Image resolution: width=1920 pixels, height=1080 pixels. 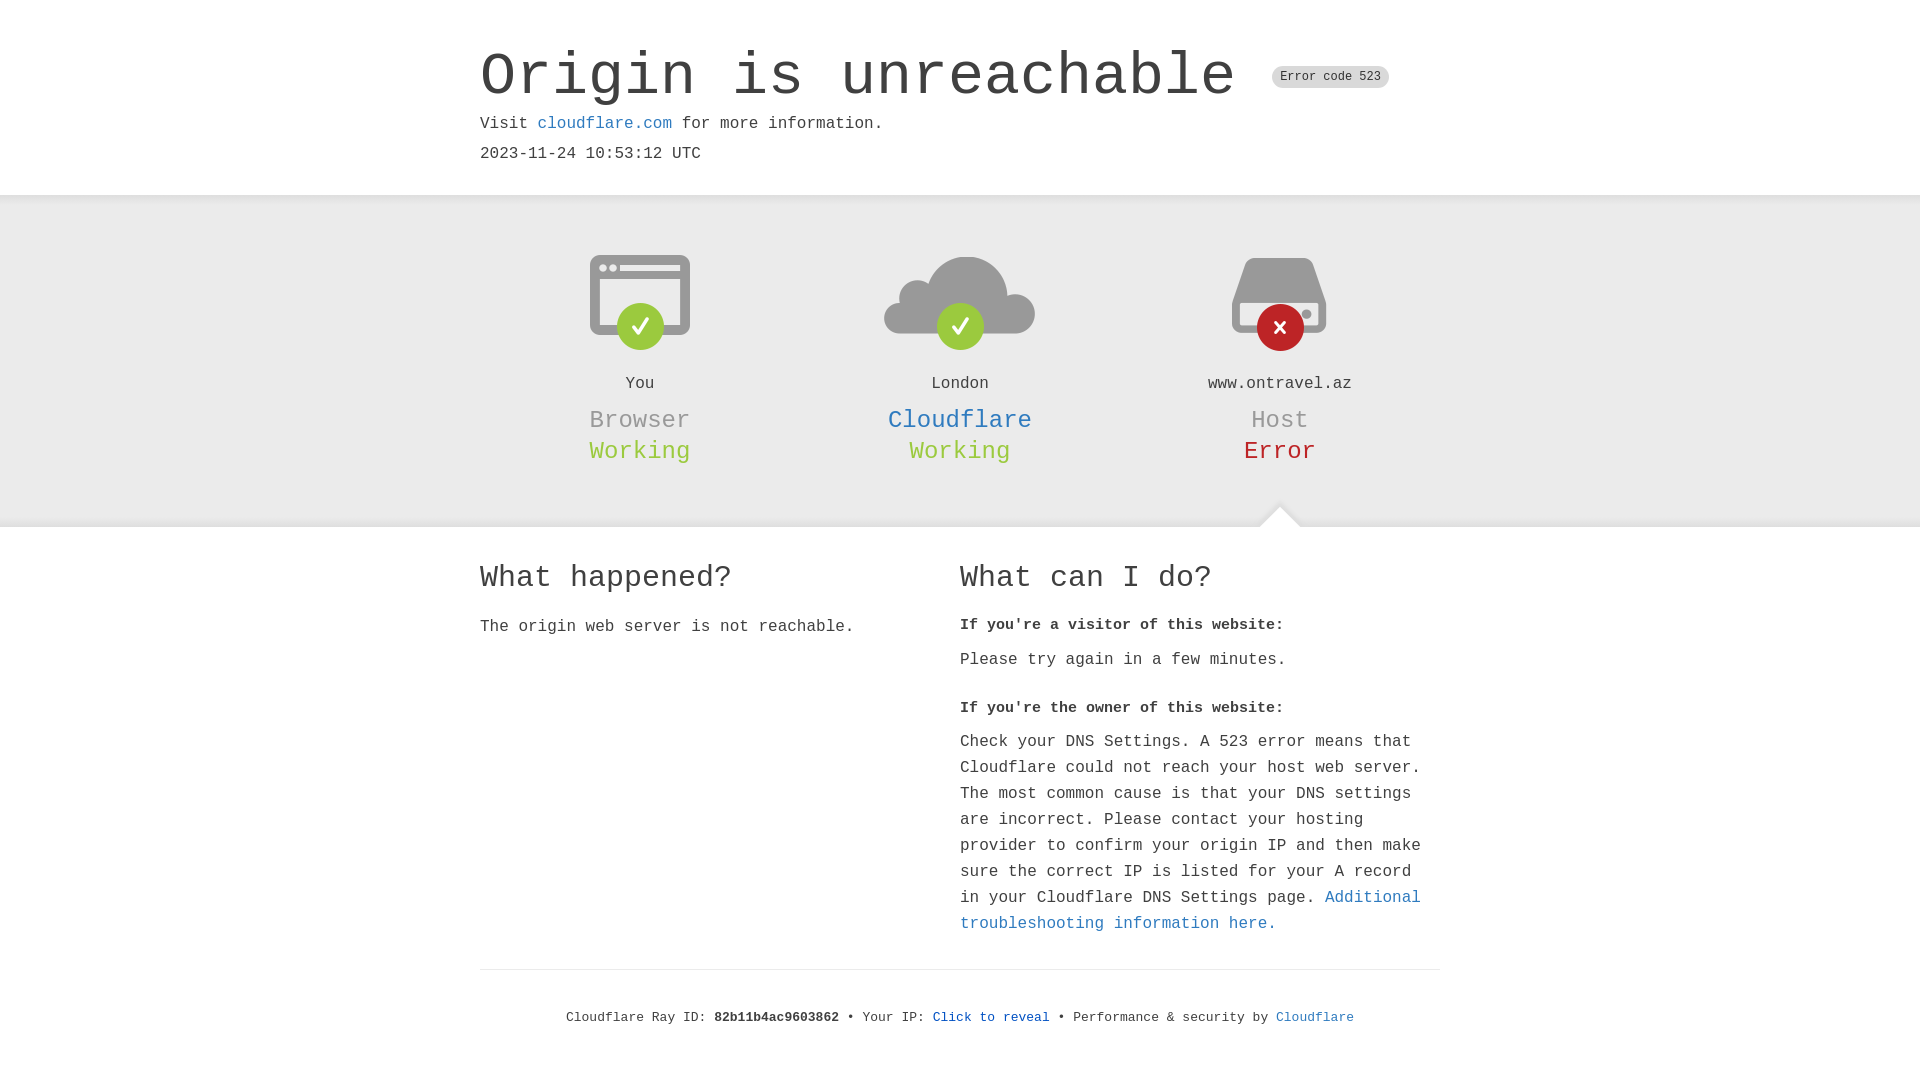 What do you see at coordinates (1190, 910) in the screenshot?
I see `'Additional troubleshooting information here.'` at bounding box center [1190, 910].